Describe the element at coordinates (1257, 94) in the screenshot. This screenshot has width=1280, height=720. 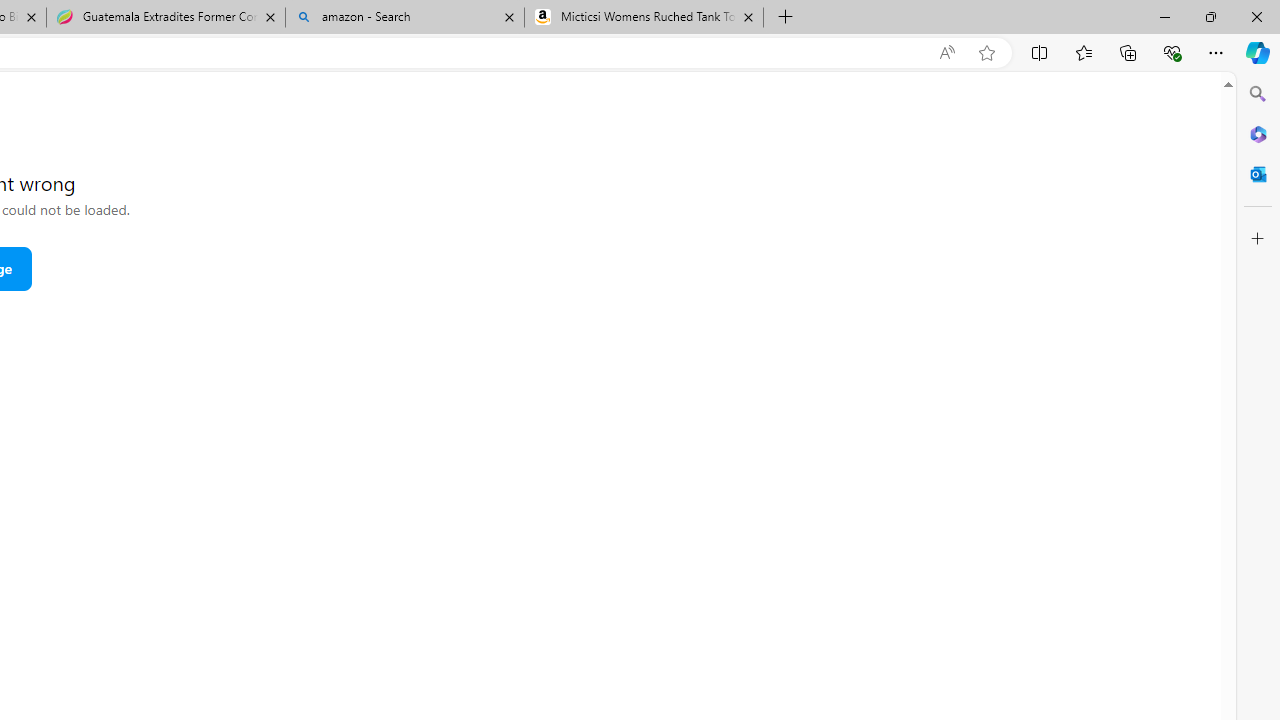
I see `'Search'` at that location.